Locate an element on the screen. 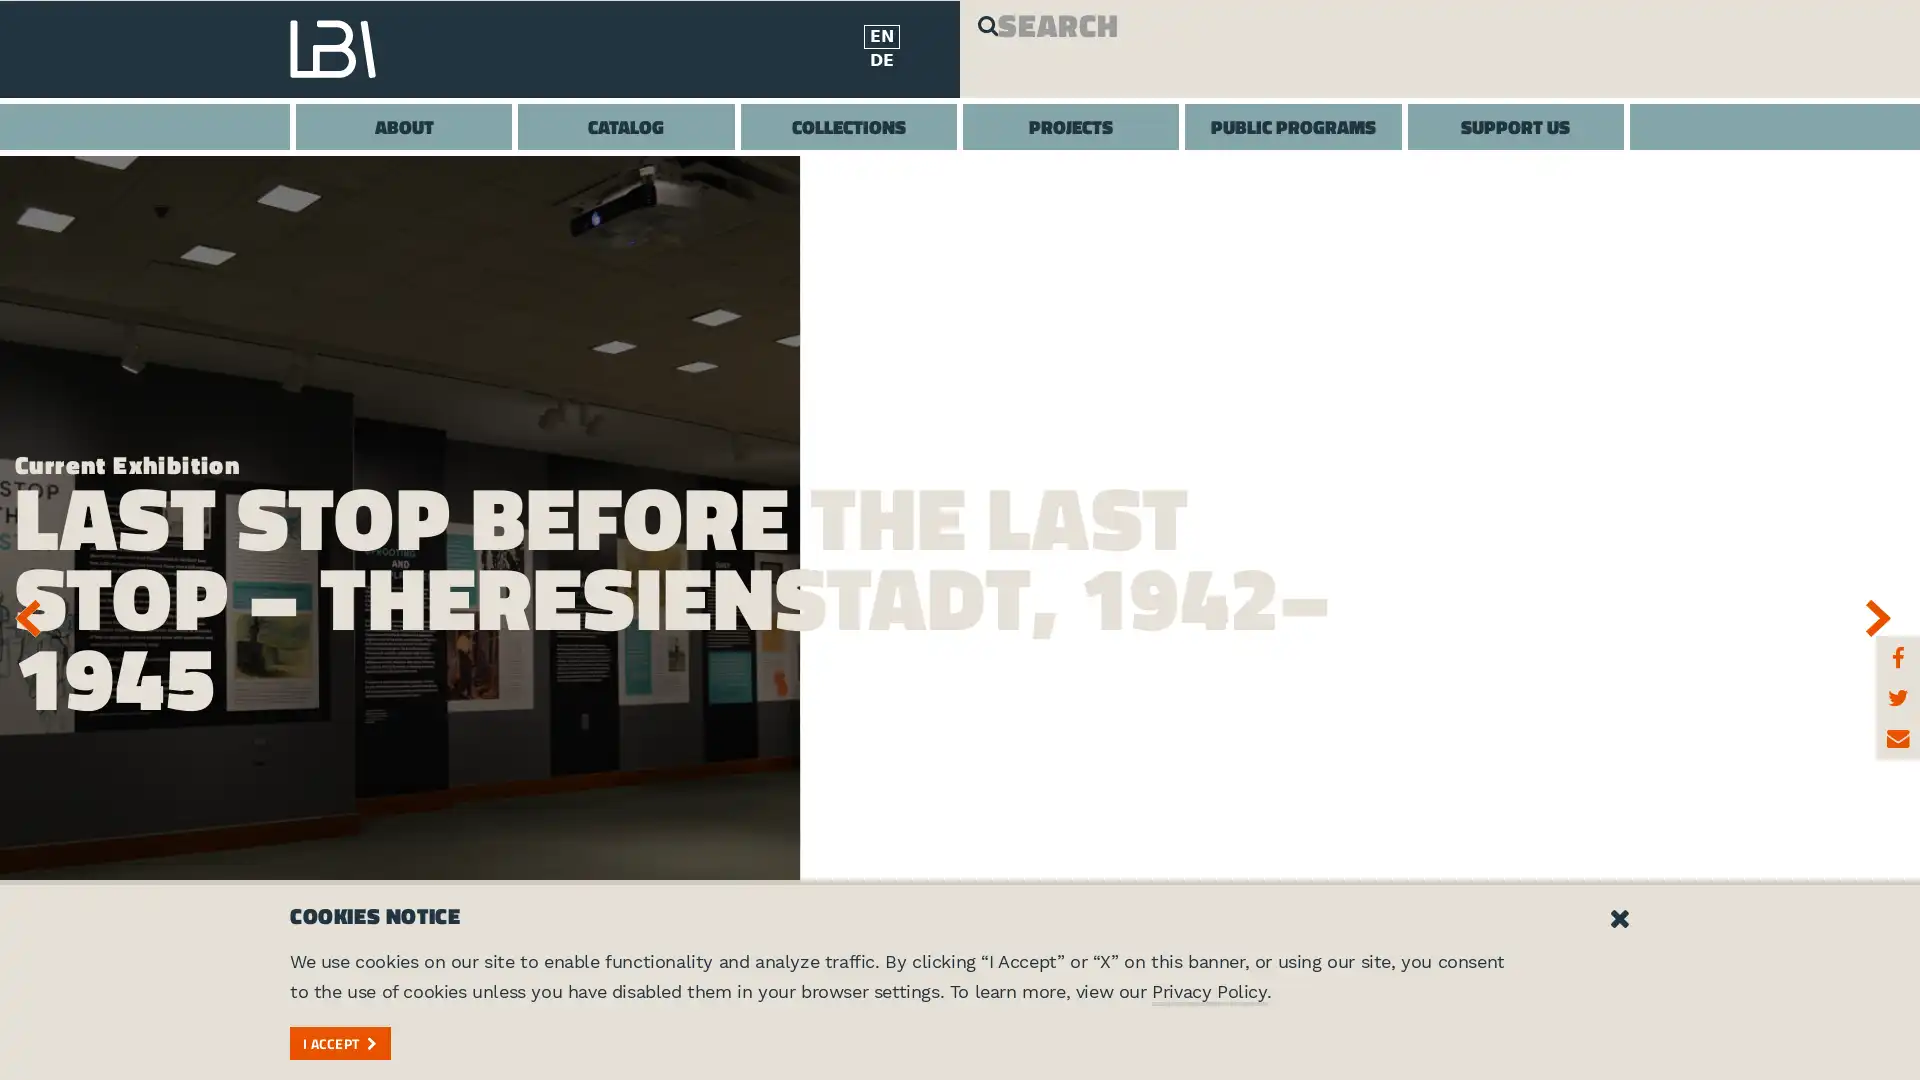 This screenshot has height=1080, width=1920. I ACCEPT is located at coordinates (340, 1041).